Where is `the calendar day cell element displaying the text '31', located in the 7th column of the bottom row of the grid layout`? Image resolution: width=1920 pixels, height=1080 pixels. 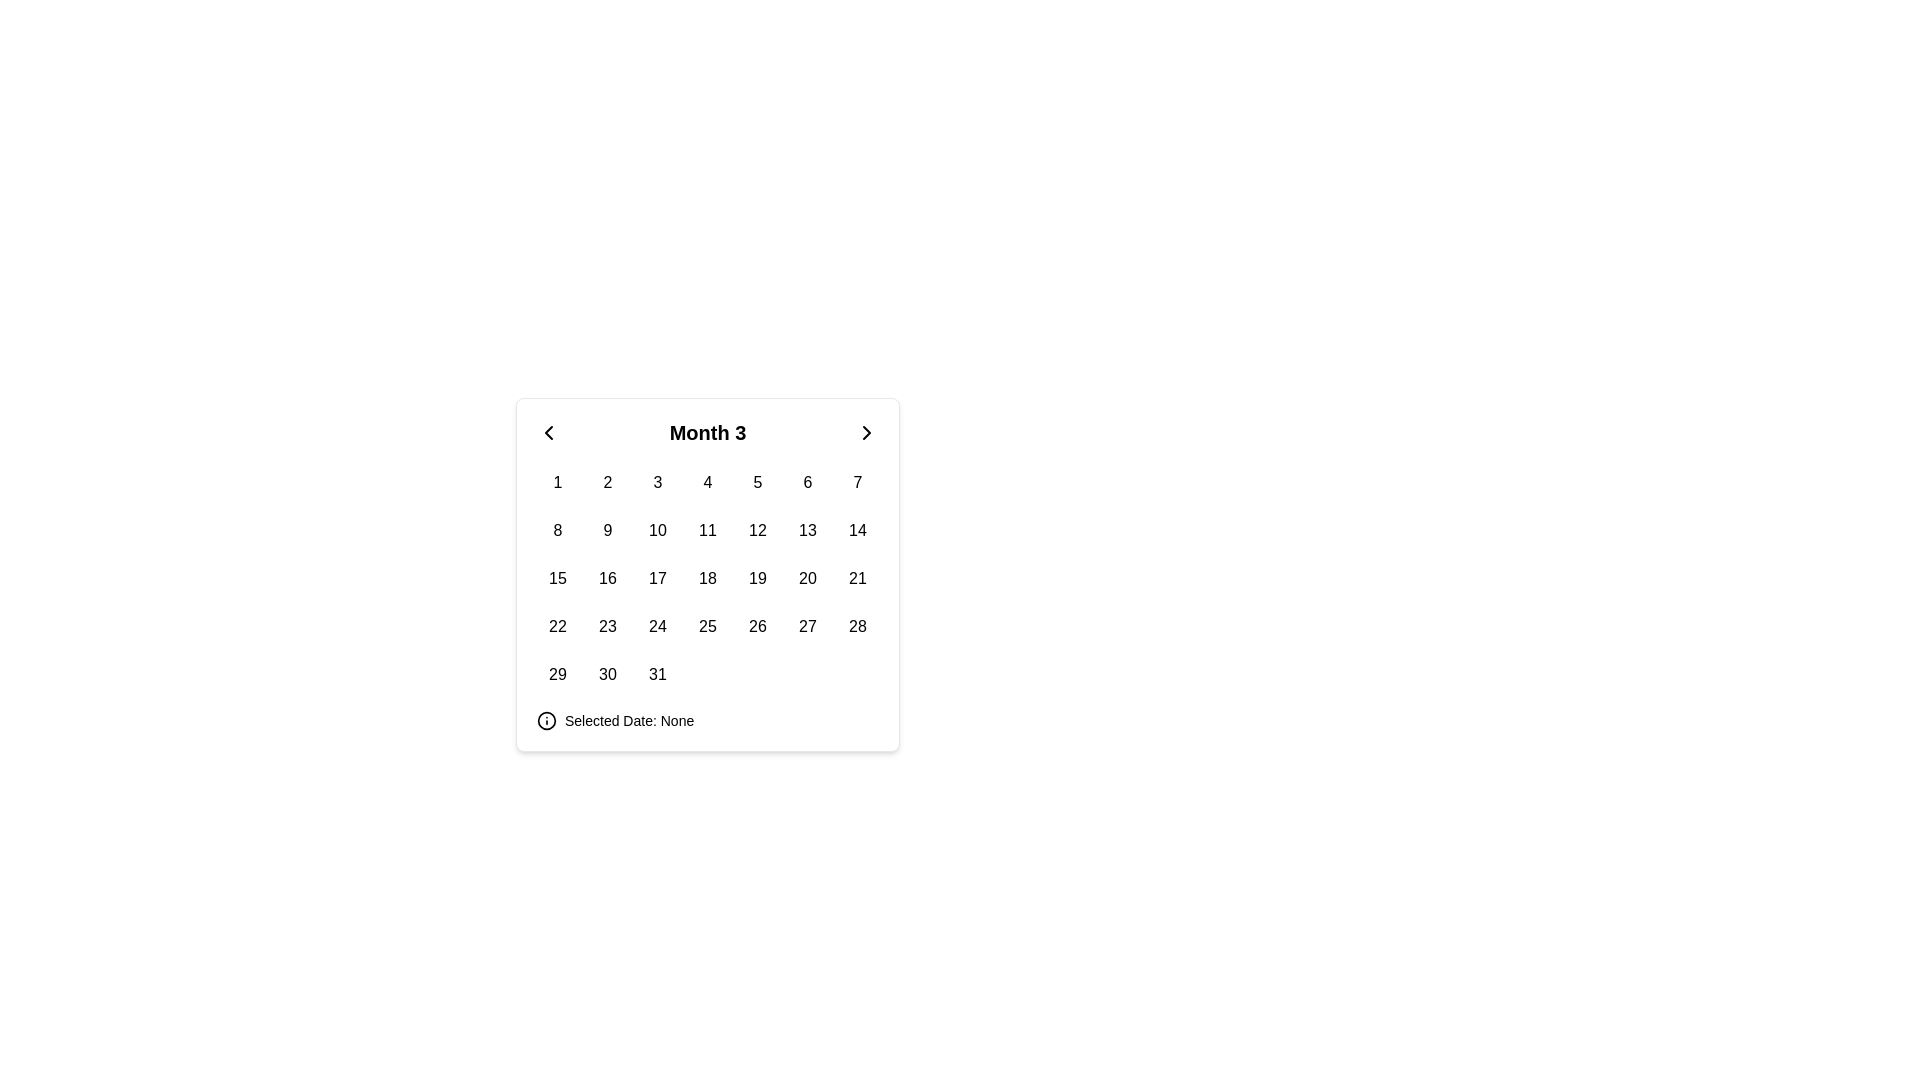 the calendar day cell element displaying the text '31', located in the 7th column of the bottom row of the grid layout is located at coordinates (657, 675).